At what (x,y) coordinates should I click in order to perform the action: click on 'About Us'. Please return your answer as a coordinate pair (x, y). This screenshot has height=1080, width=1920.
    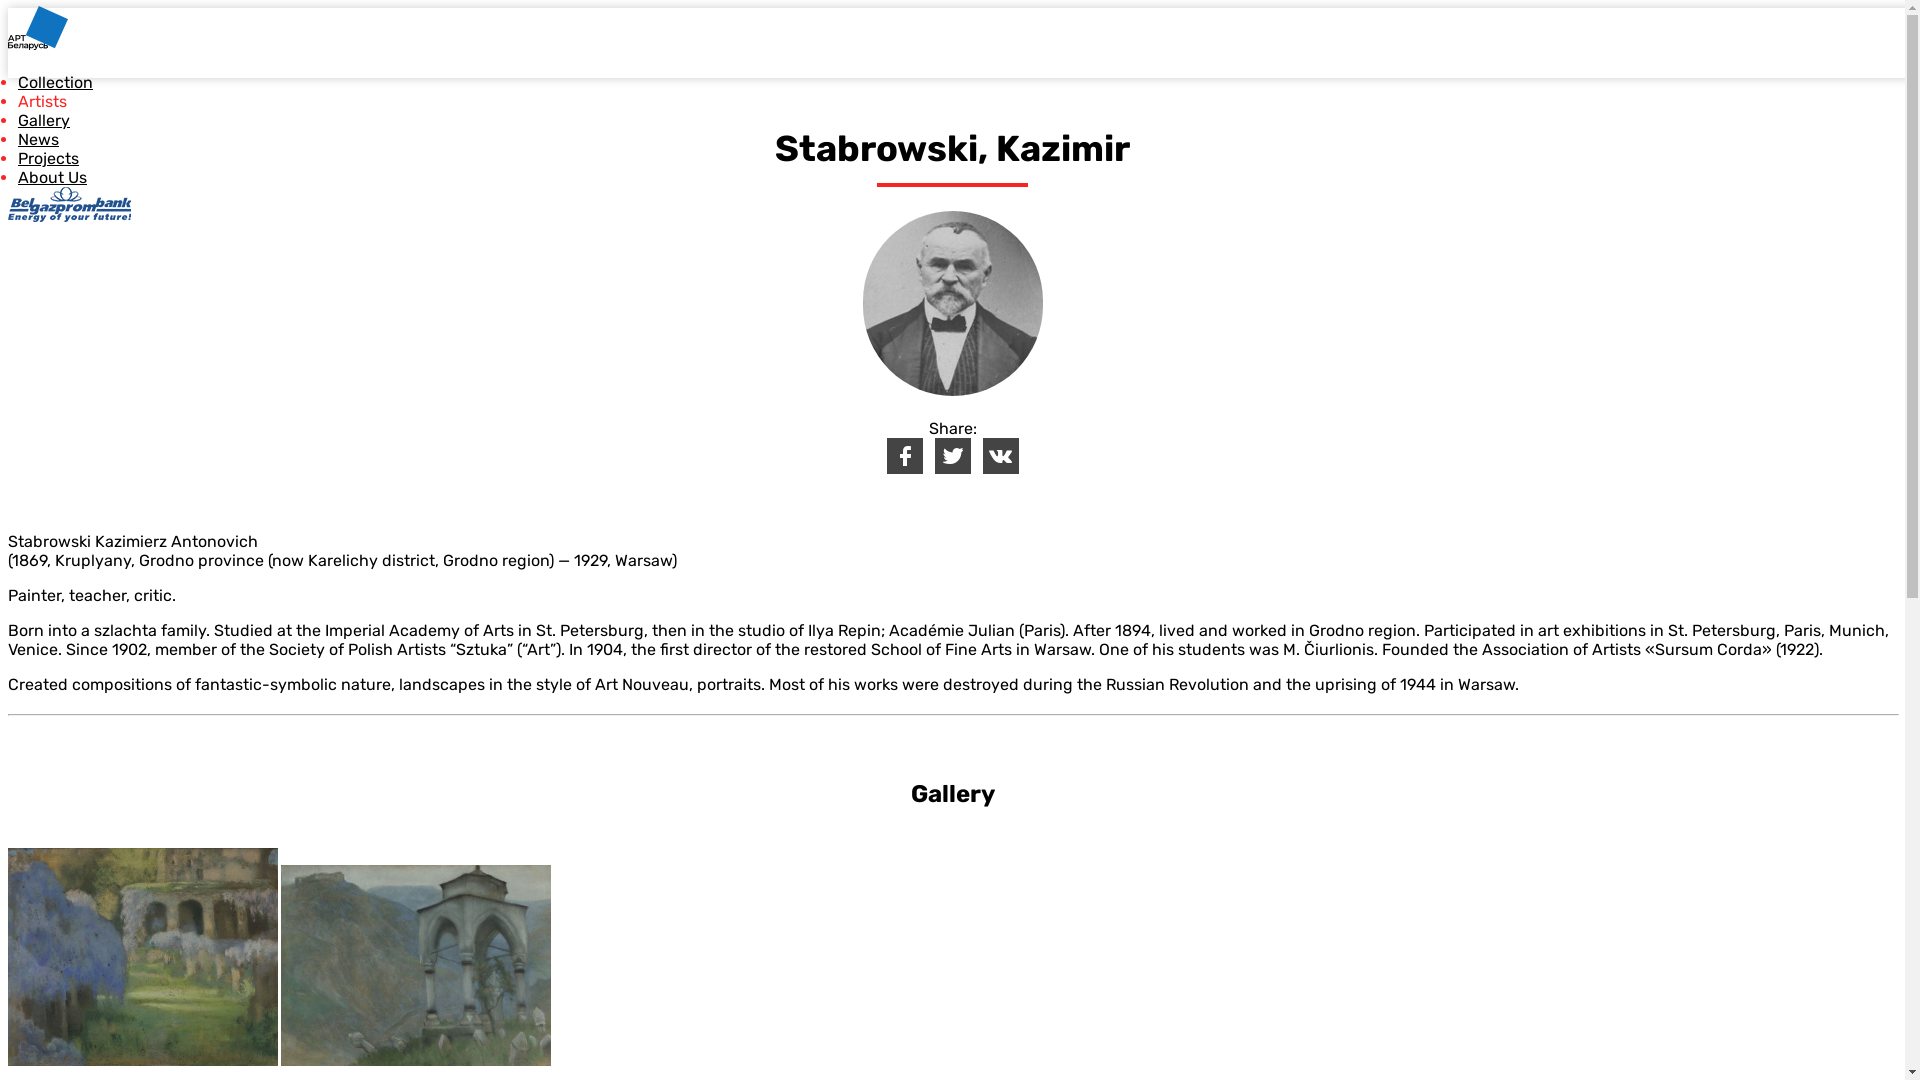
    Looking at the image, I should click on (52, 176).